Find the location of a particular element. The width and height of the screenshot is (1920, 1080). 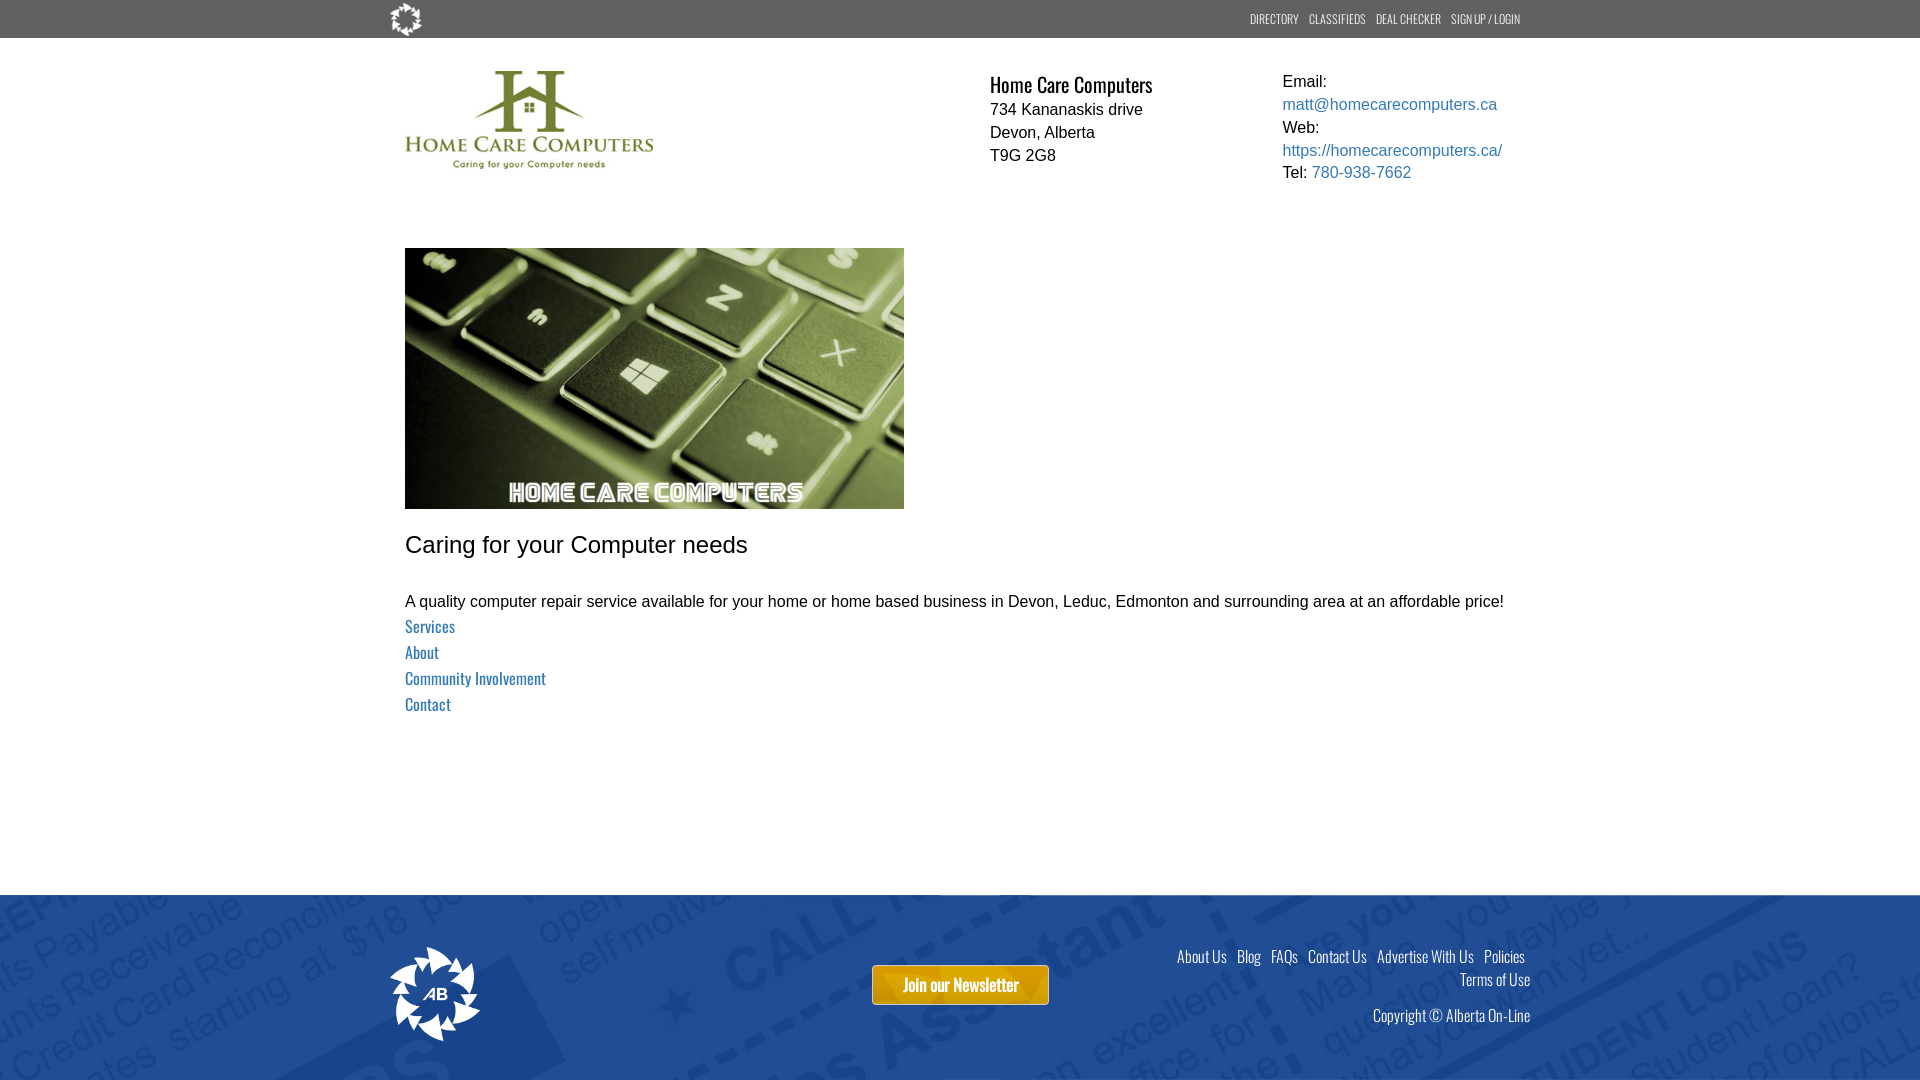

'https://homecarecomputers.ca/' is located at coordinates (1391, 149).